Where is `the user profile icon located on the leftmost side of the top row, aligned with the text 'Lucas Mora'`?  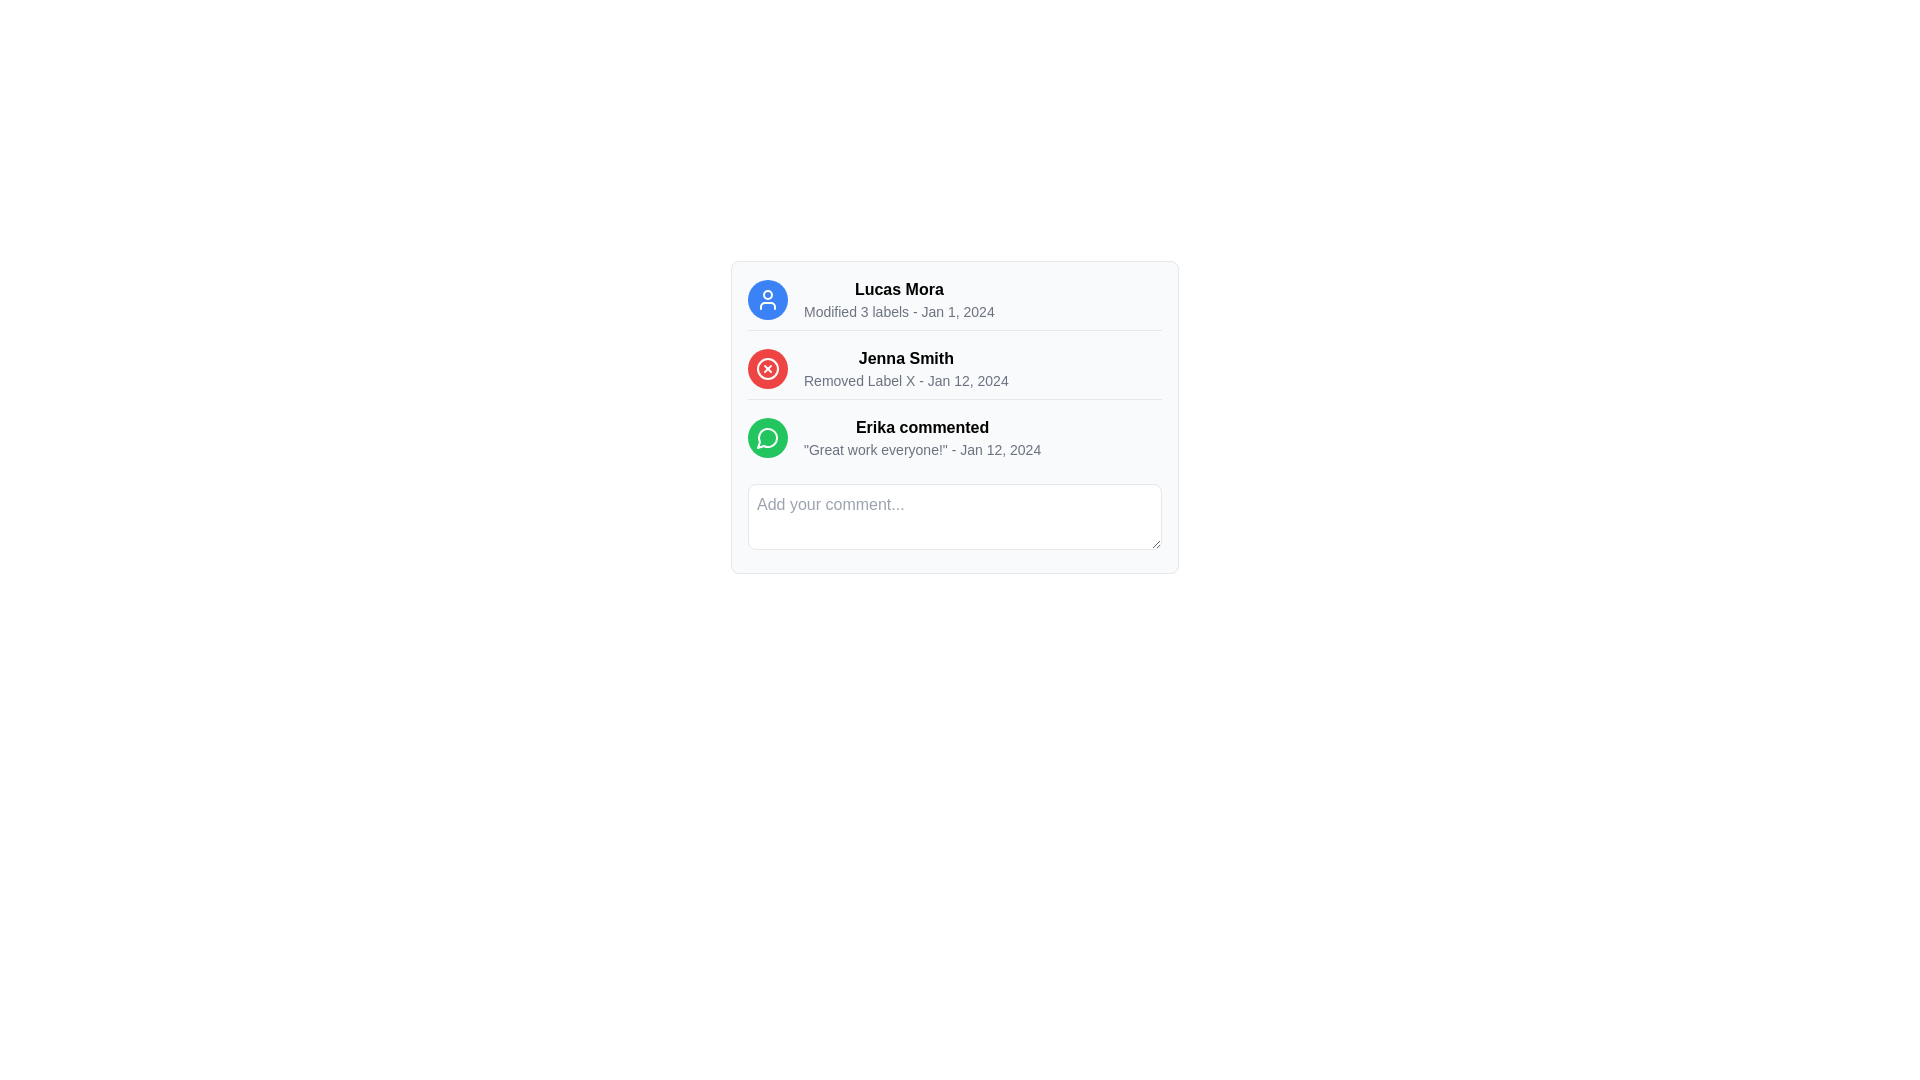
the user profile icon located on the leftmost side of the top row, aligned with the text 'Lucas Mora' is located at coordinates (767, 300).